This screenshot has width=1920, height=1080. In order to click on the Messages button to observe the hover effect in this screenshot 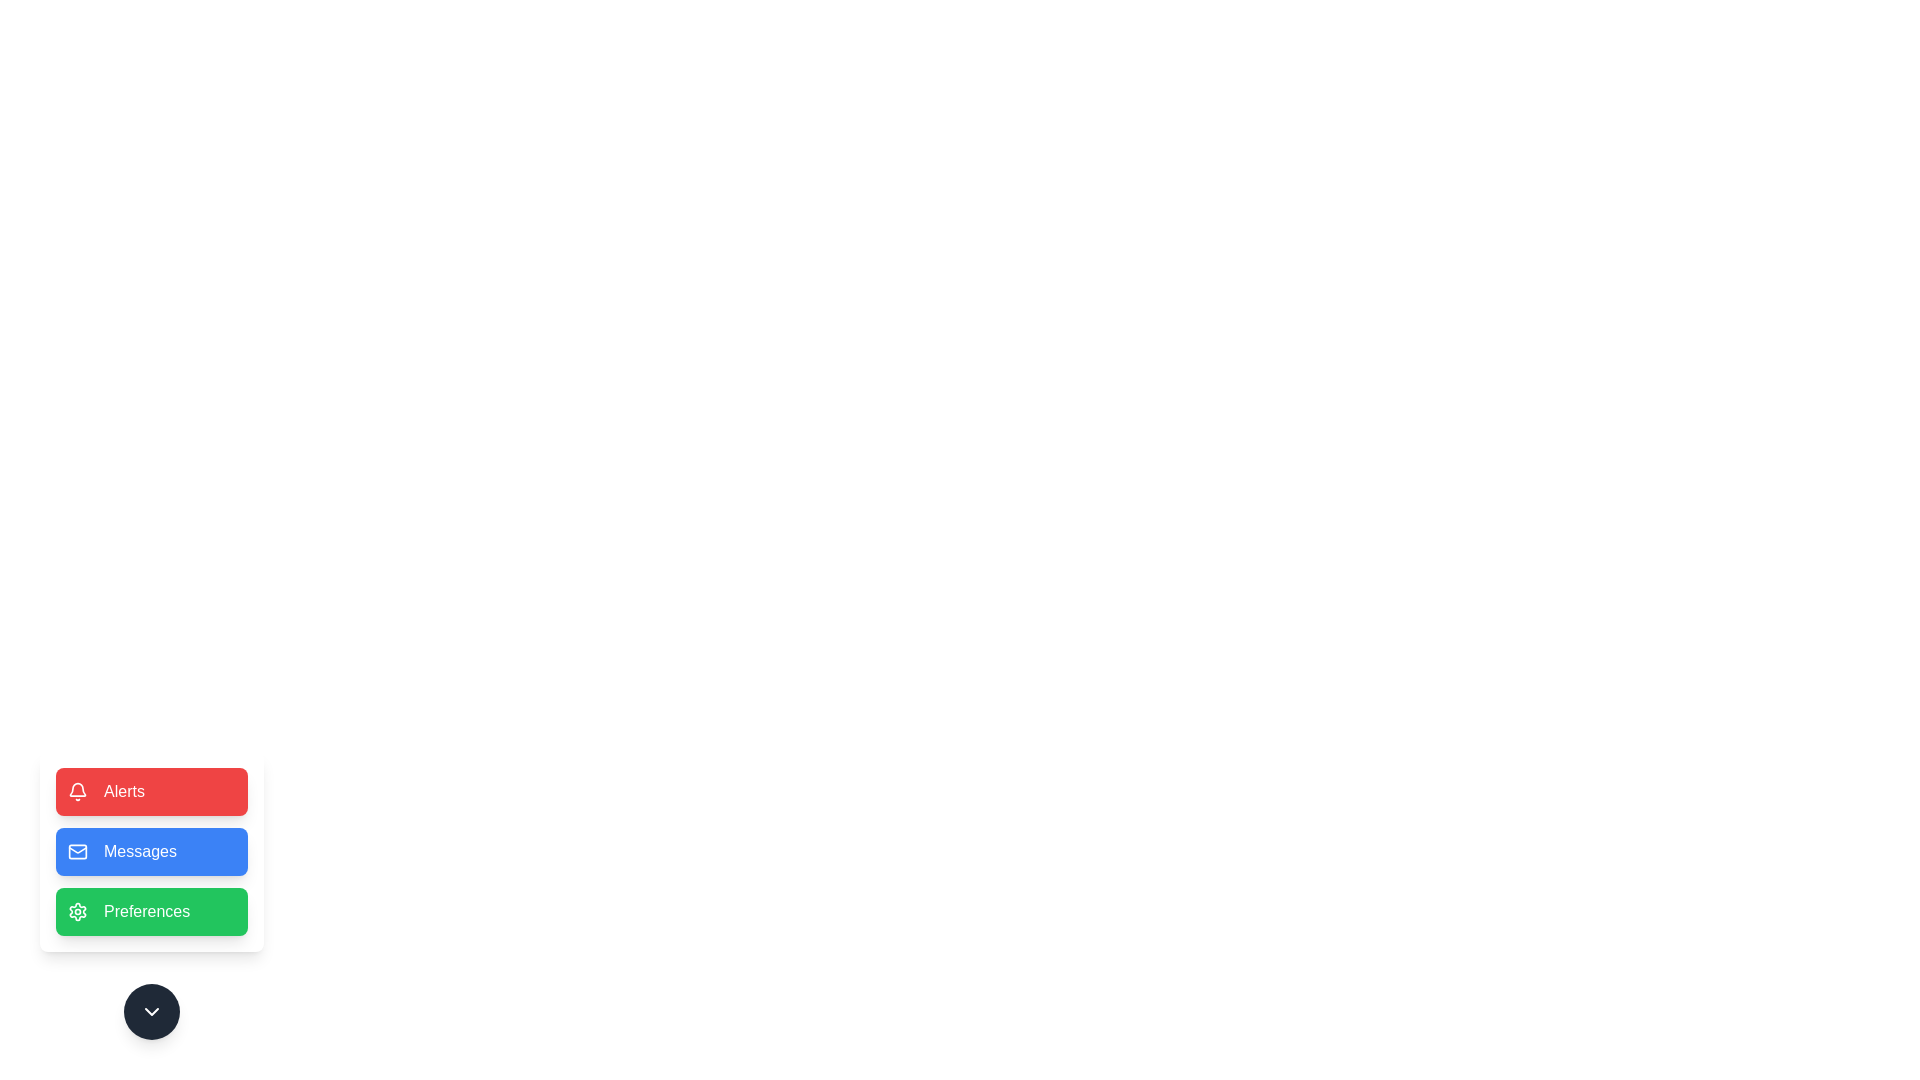, I will do `click(151, 852)`.